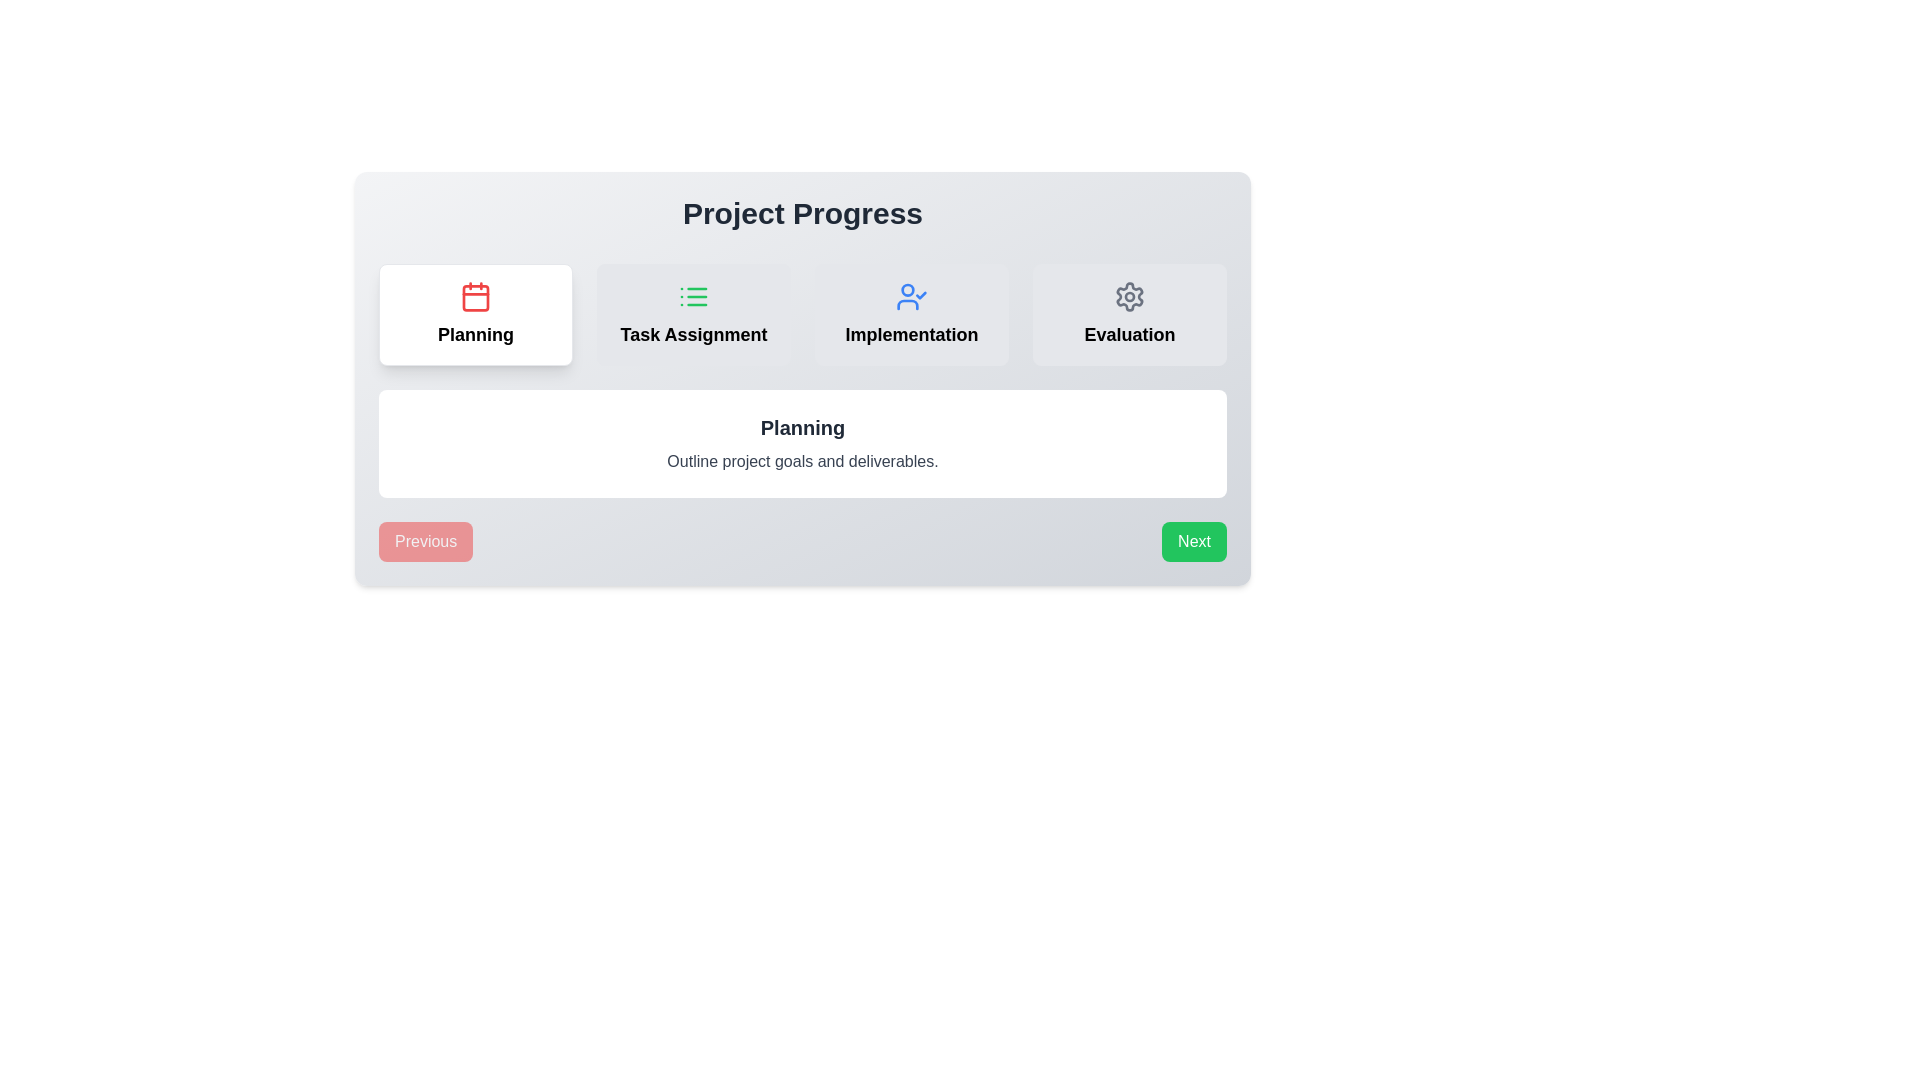 The image size is (1920, 1080). Describe the element at coordinates (802, 427) in the screenshot. I see `the static text header element displaying the word 'Planning', which is prominently styled in large, bold font and dark gray color, located at the top-center of a white rounded box` at that location.